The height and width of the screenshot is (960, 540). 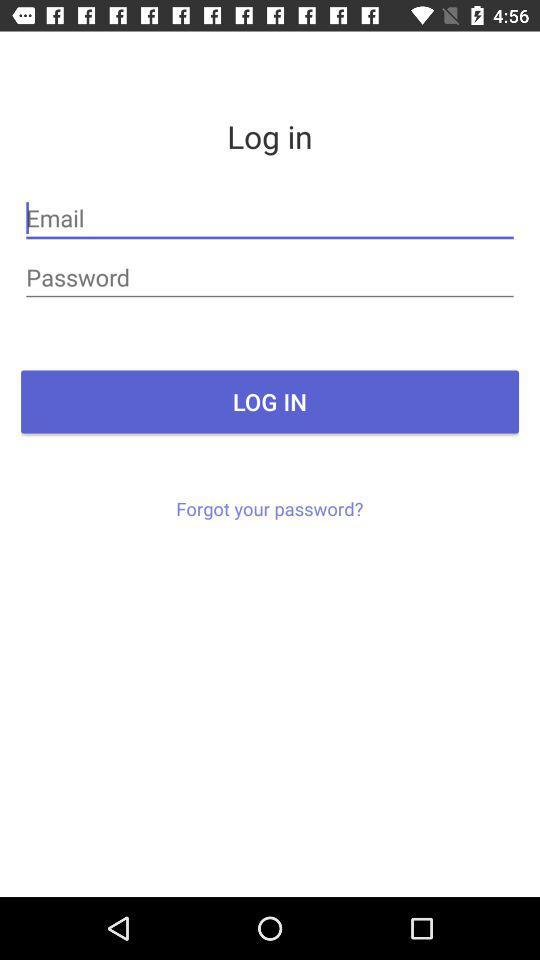 What do you see at coordinates (270, 218) in the screenshot?
I see `the item below log in` at bounding box center [270, 218].